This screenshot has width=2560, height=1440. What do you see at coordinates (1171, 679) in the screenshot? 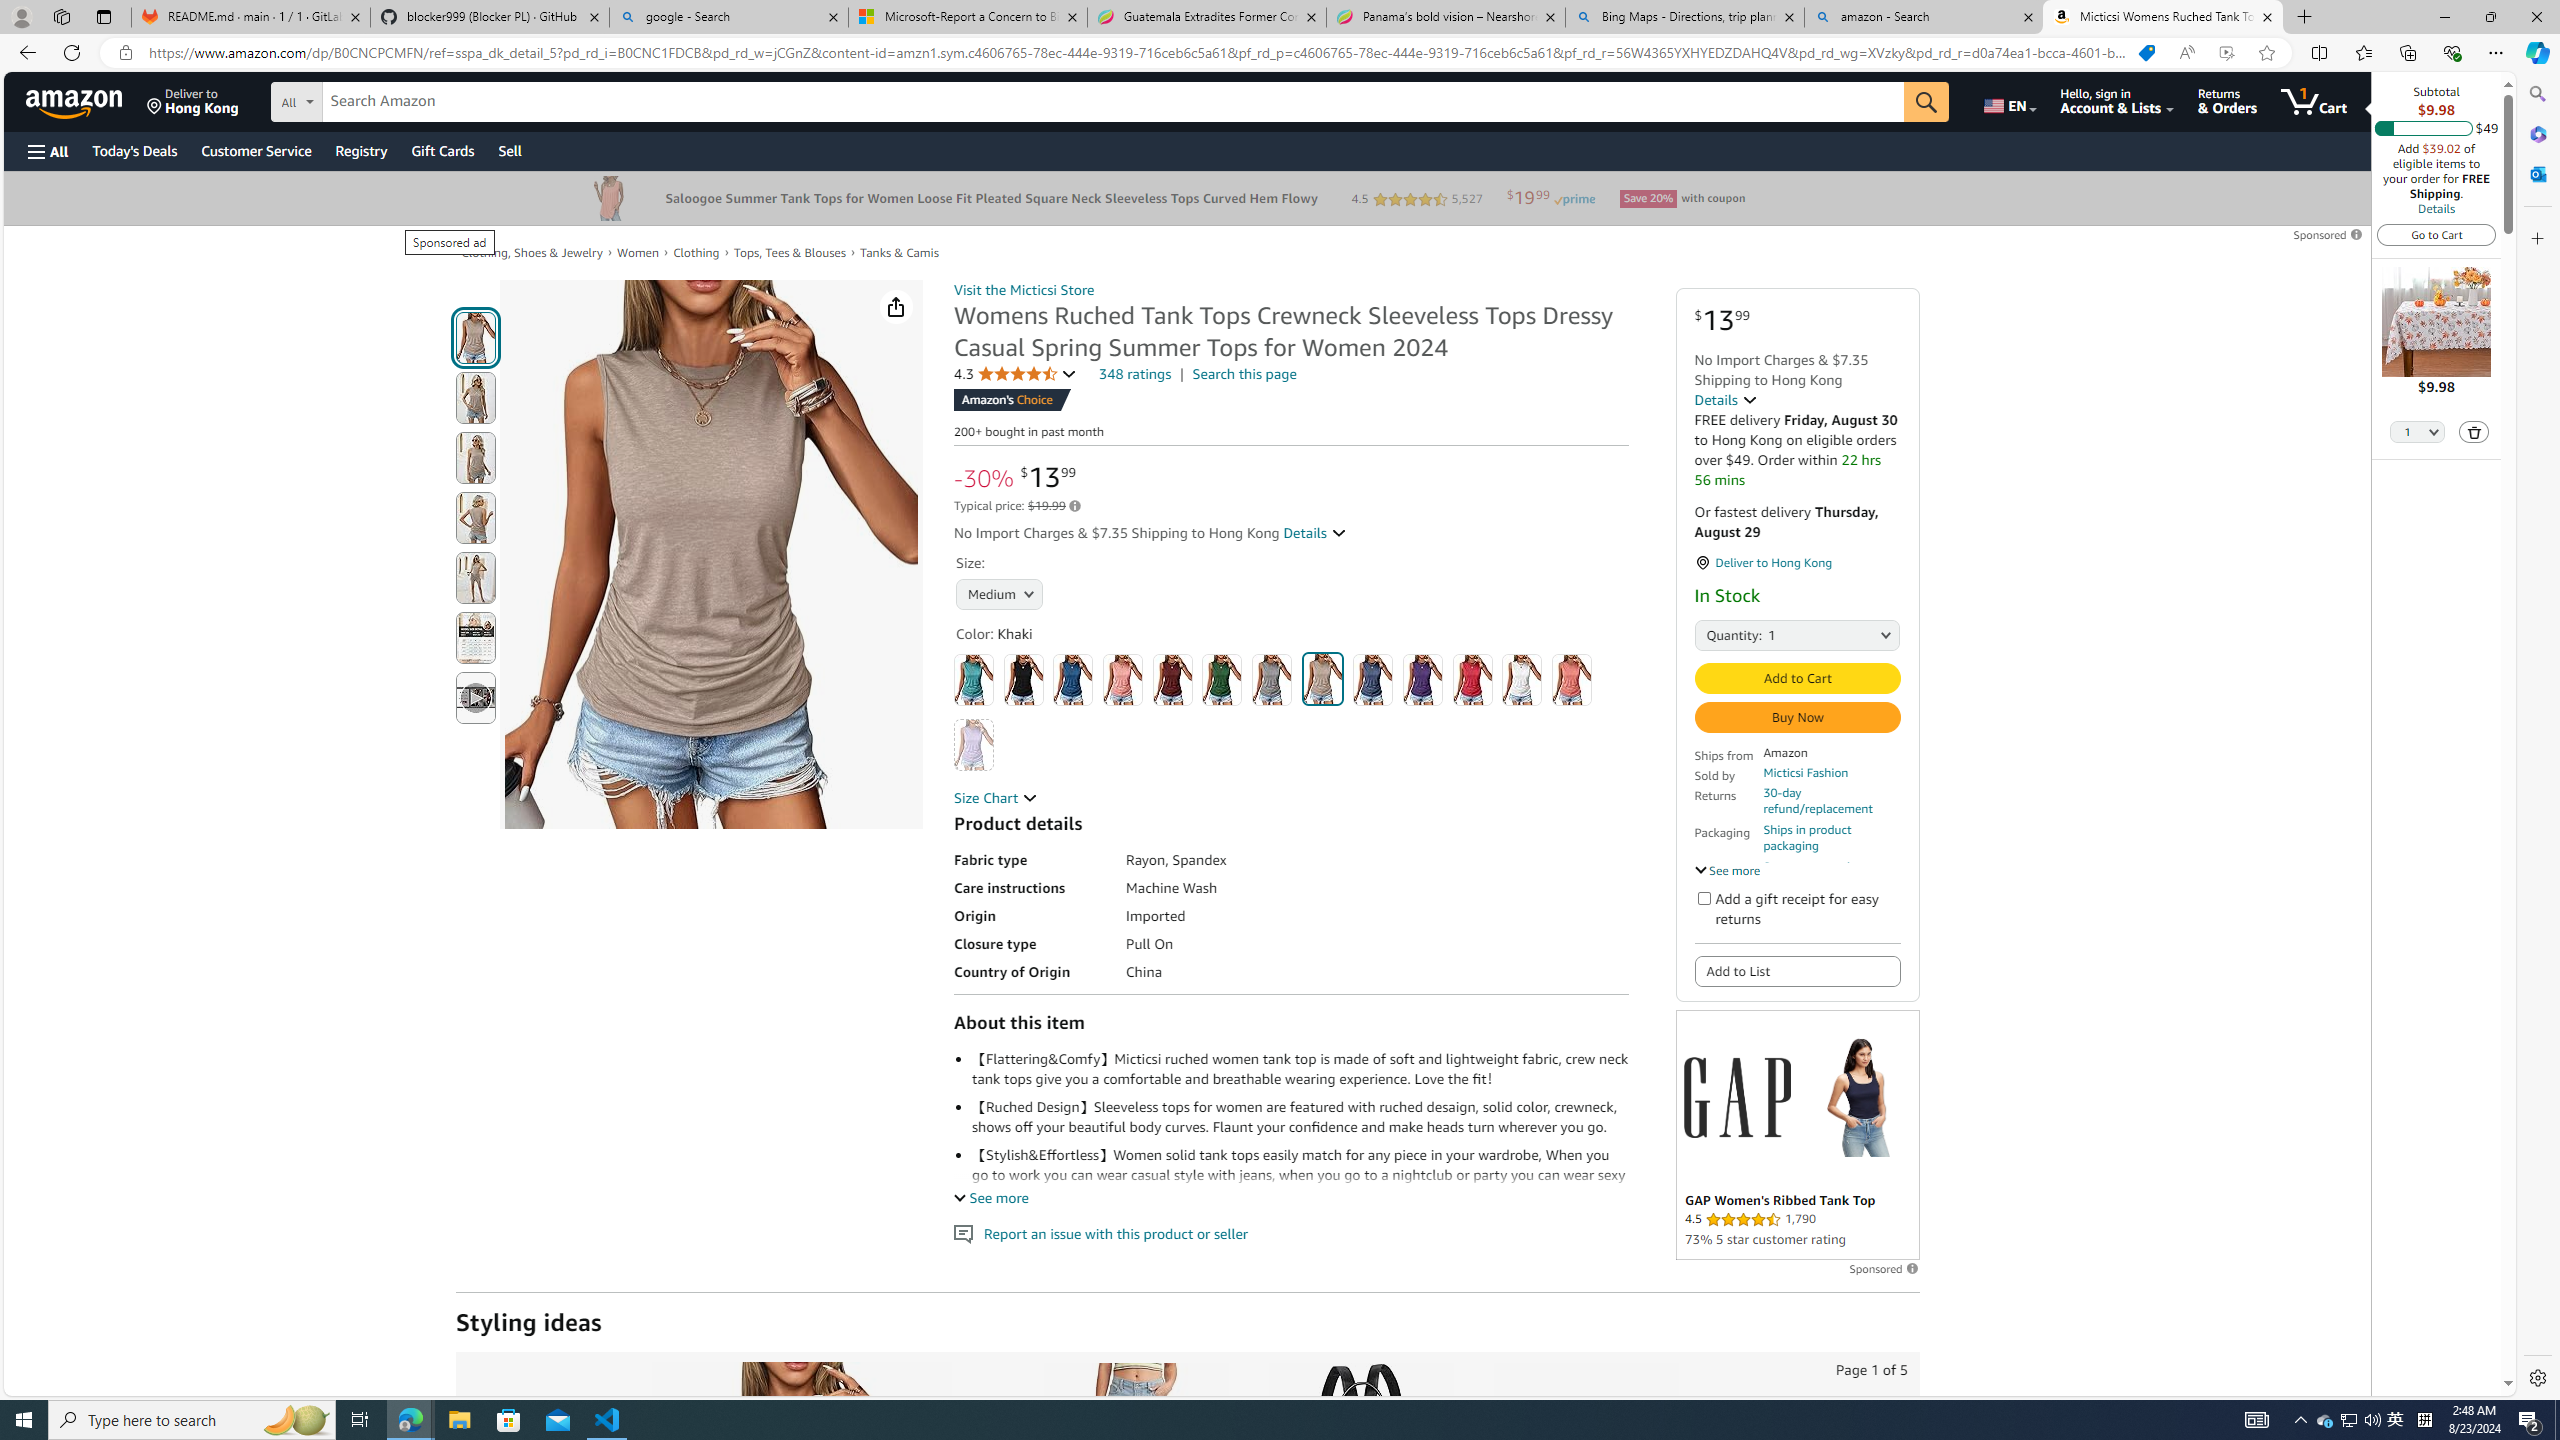
I see `'Dark Red'` at bounding box center [1171, 679].